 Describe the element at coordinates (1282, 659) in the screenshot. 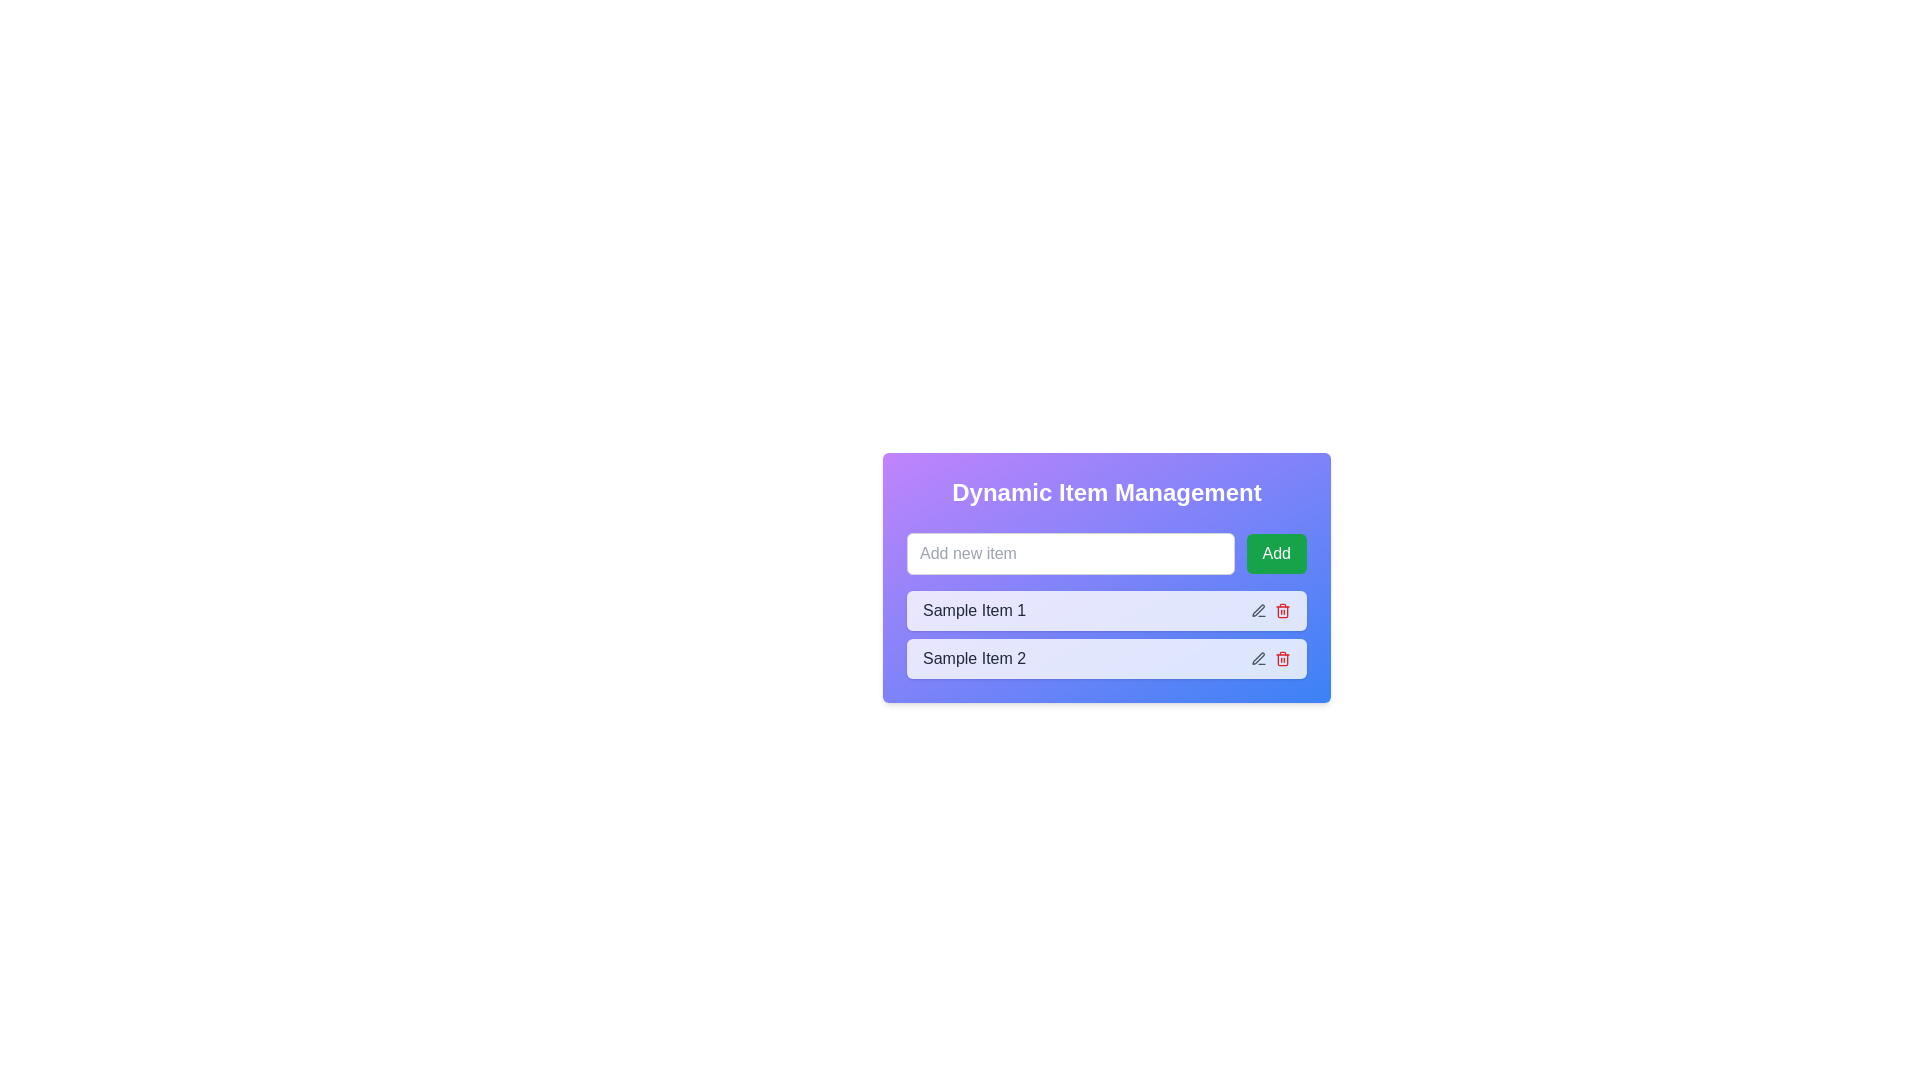

I see `the delete icon button associated with 'Sample Item 2'` at that location.